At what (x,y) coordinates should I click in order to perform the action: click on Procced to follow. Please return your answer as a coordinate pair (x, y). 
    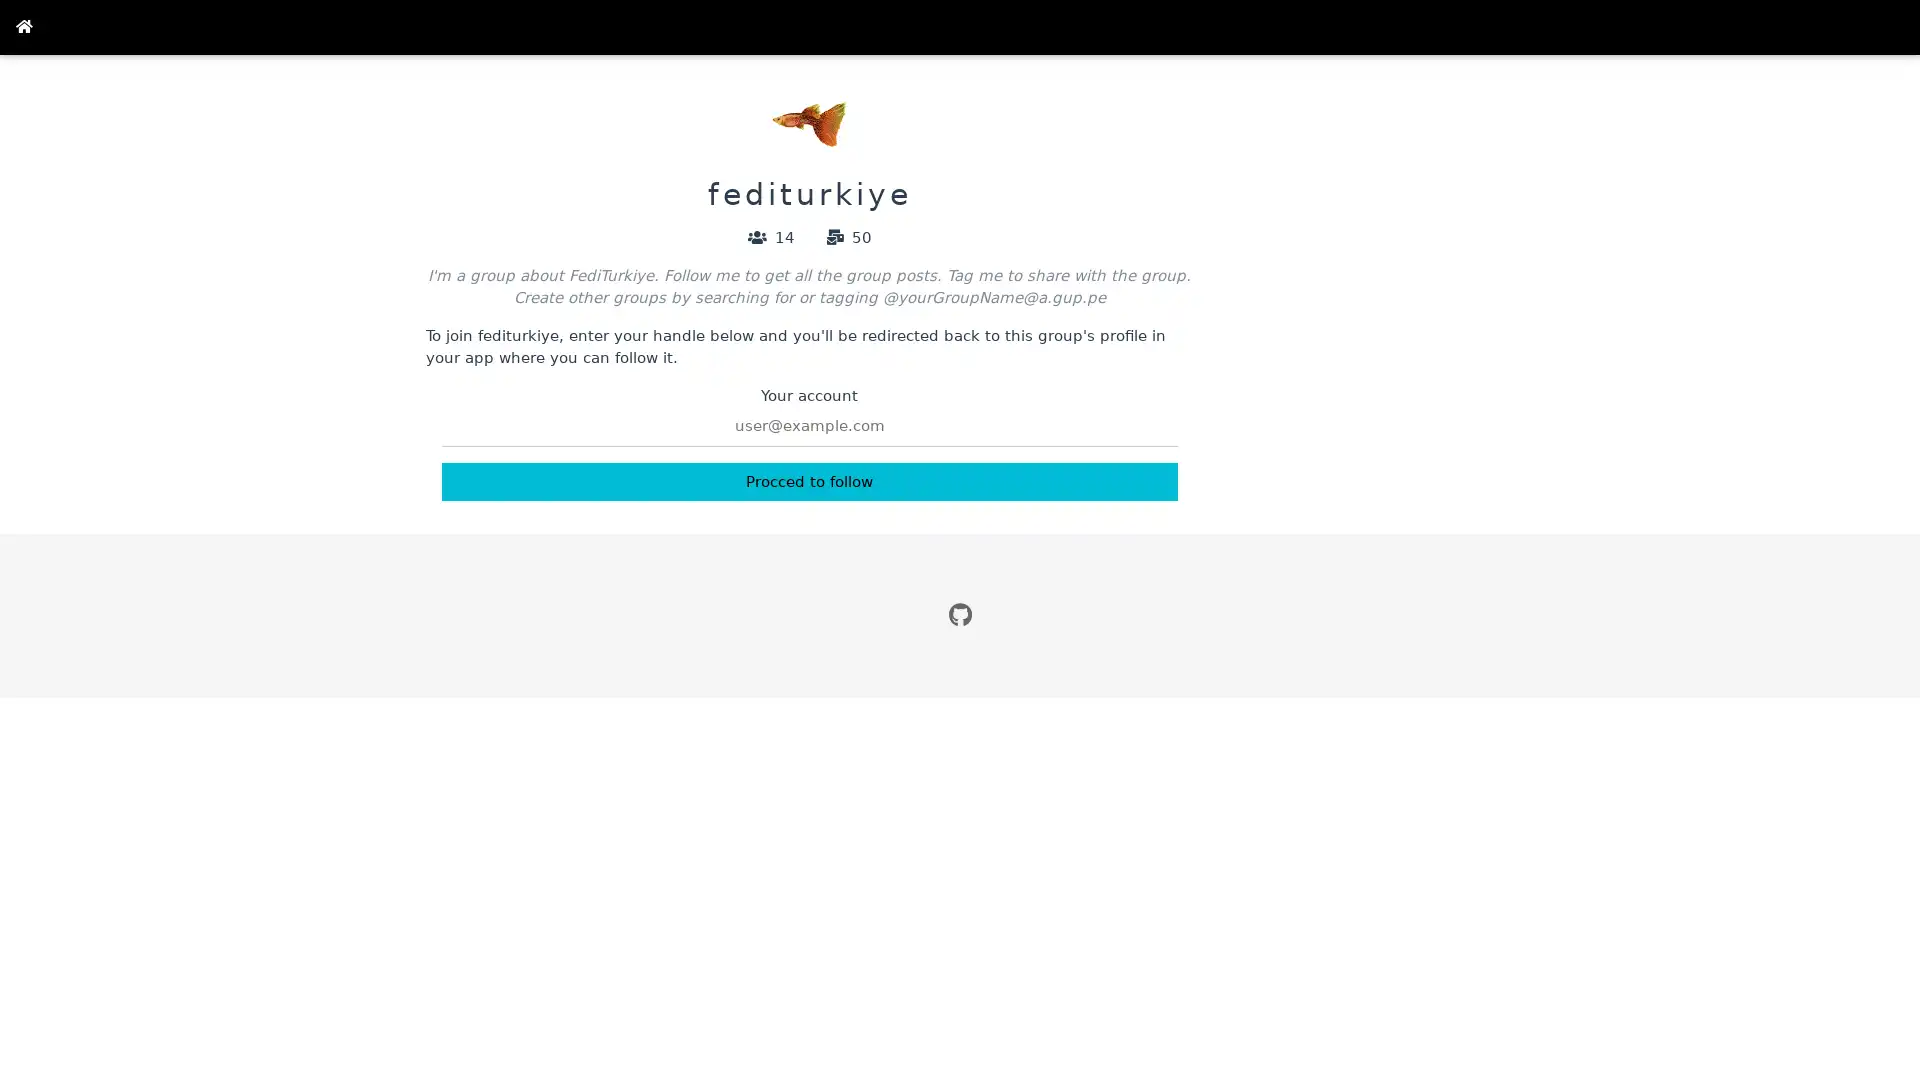
    Looking at the image, I should click on (809, 481).